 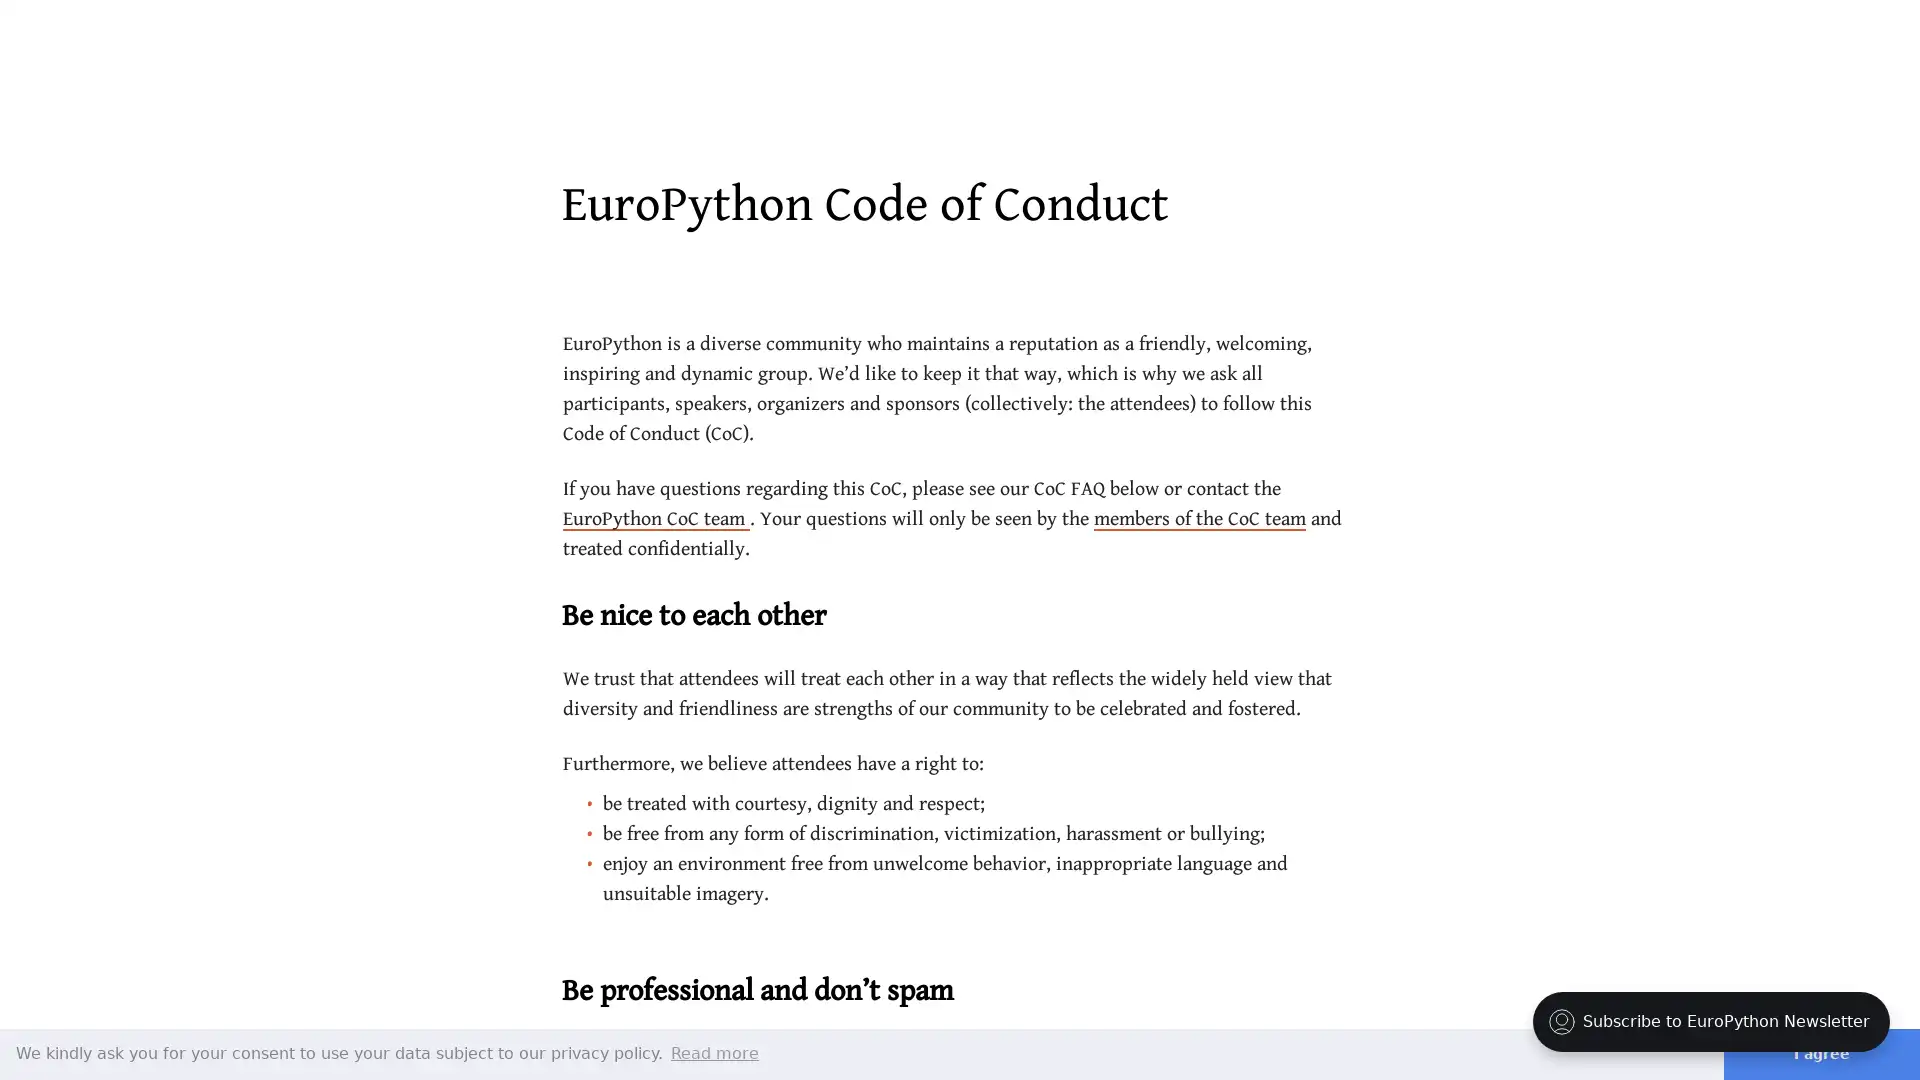 What do you see at coordinates (1843, 38) in the screenshot?
I see `Sign up` at bounding box center [1843, 38].